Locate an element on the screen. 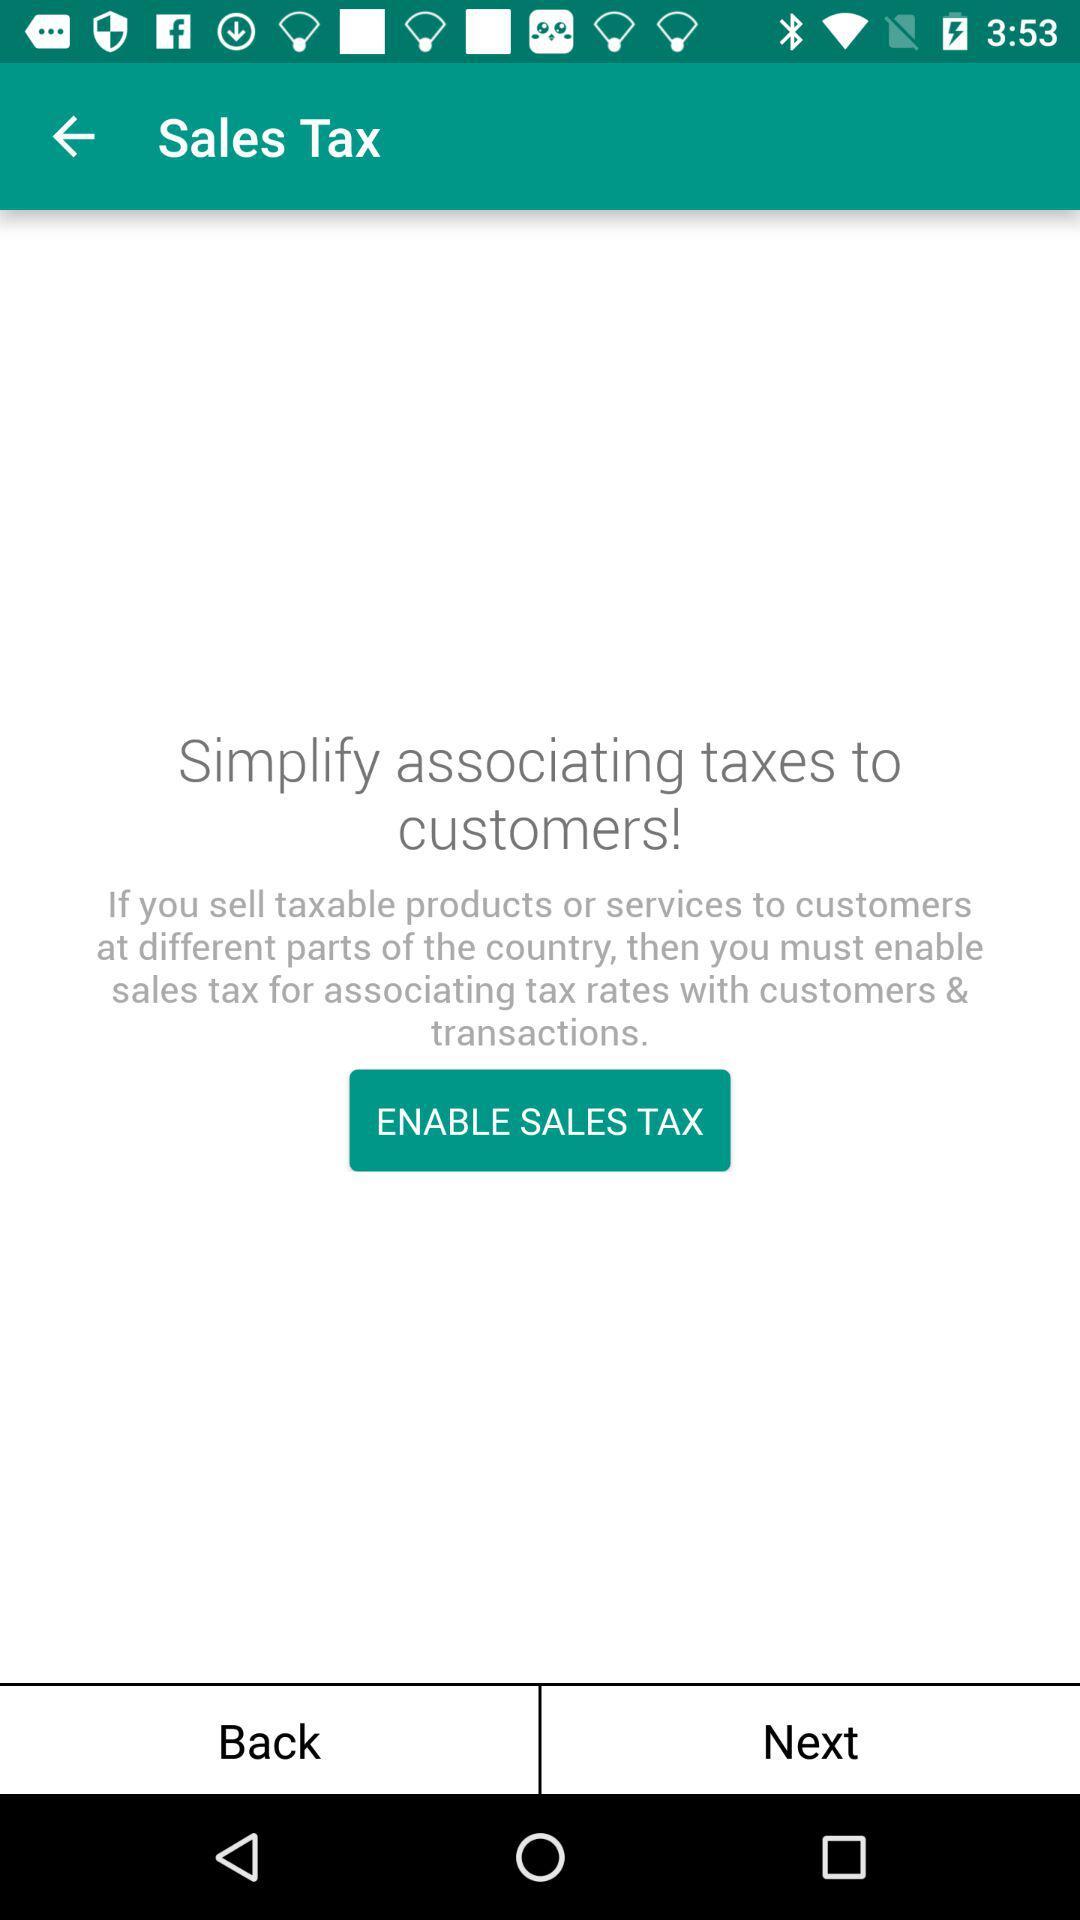 This screenshot has width=1080, height=1920. the back item is located at coordinates (268, 1738).